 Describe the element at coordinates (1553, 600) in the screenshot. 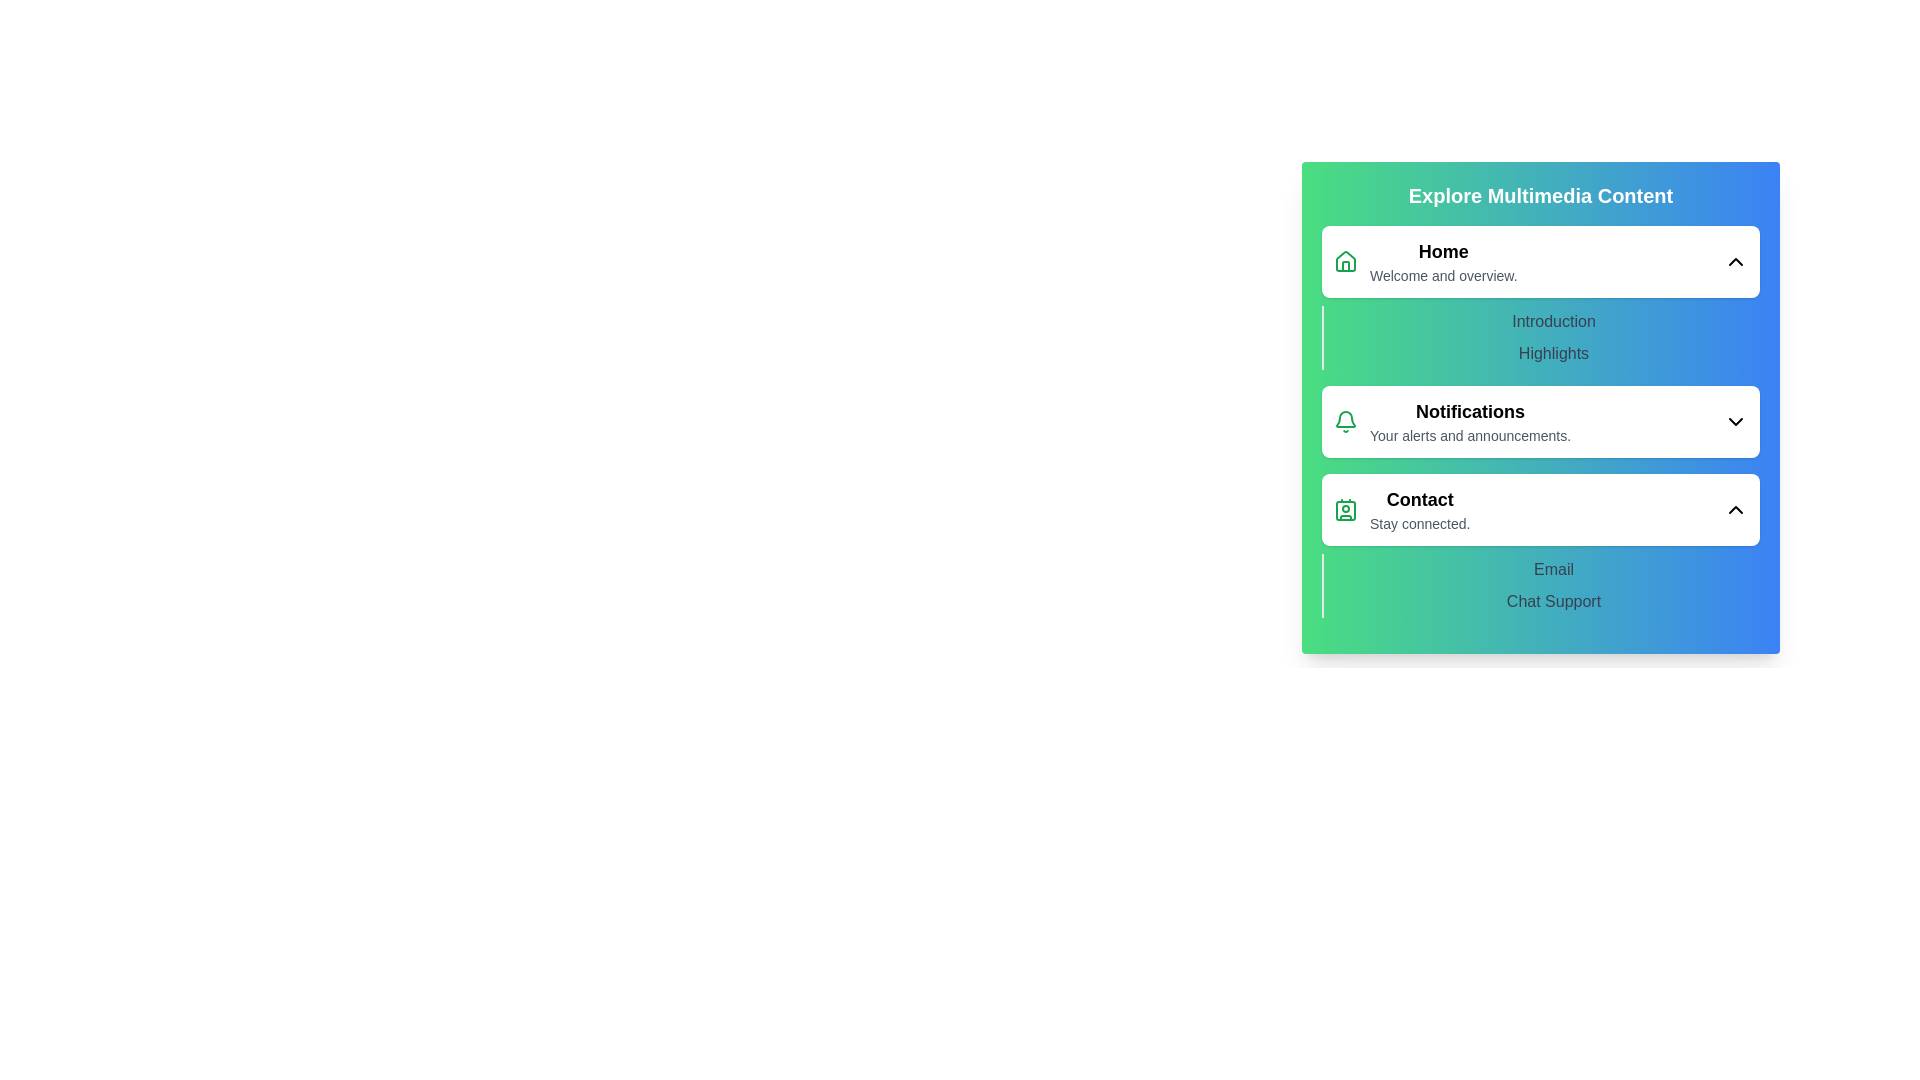

I see `the sub-item Chat Support within the expanded menu` at that location.